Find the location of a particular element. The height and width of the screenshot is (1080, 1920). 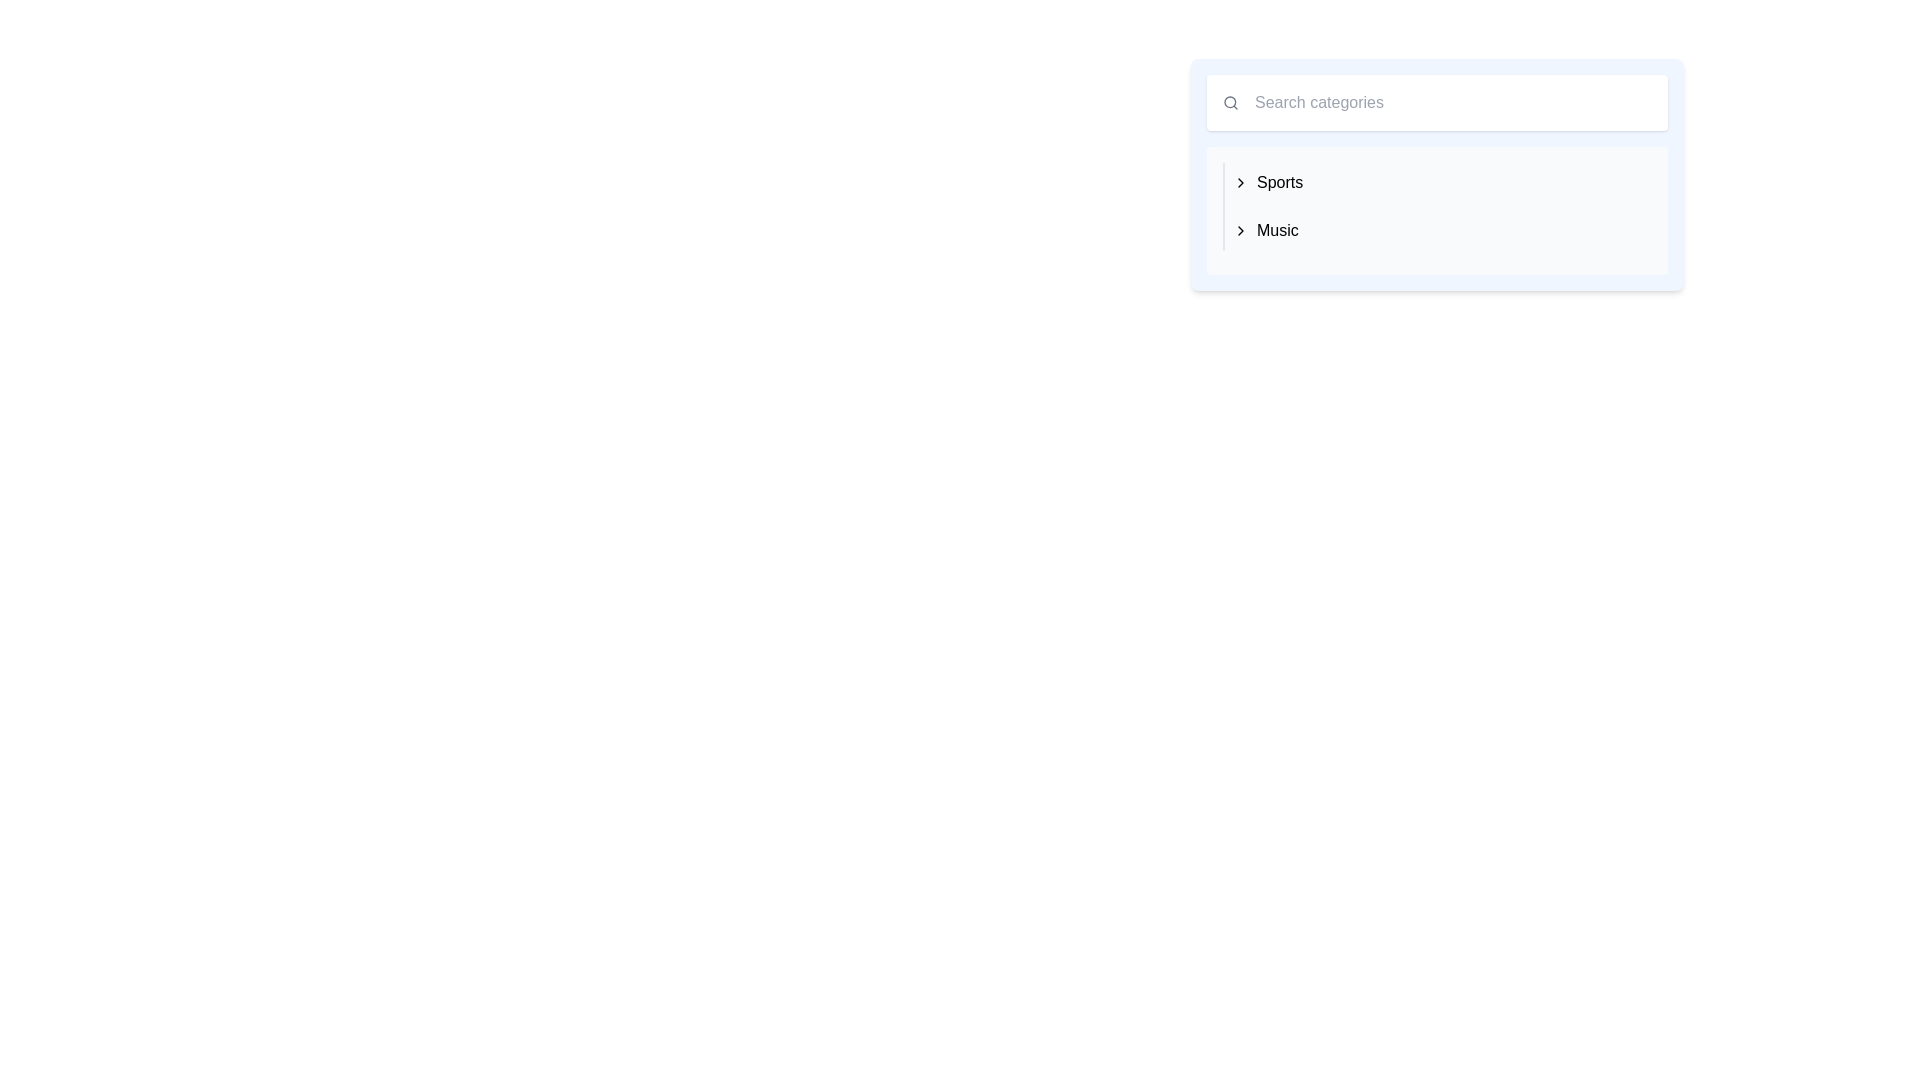

the chevron icon pointing to the right next to the 'Music' category is located at coordinates (1240, 230).